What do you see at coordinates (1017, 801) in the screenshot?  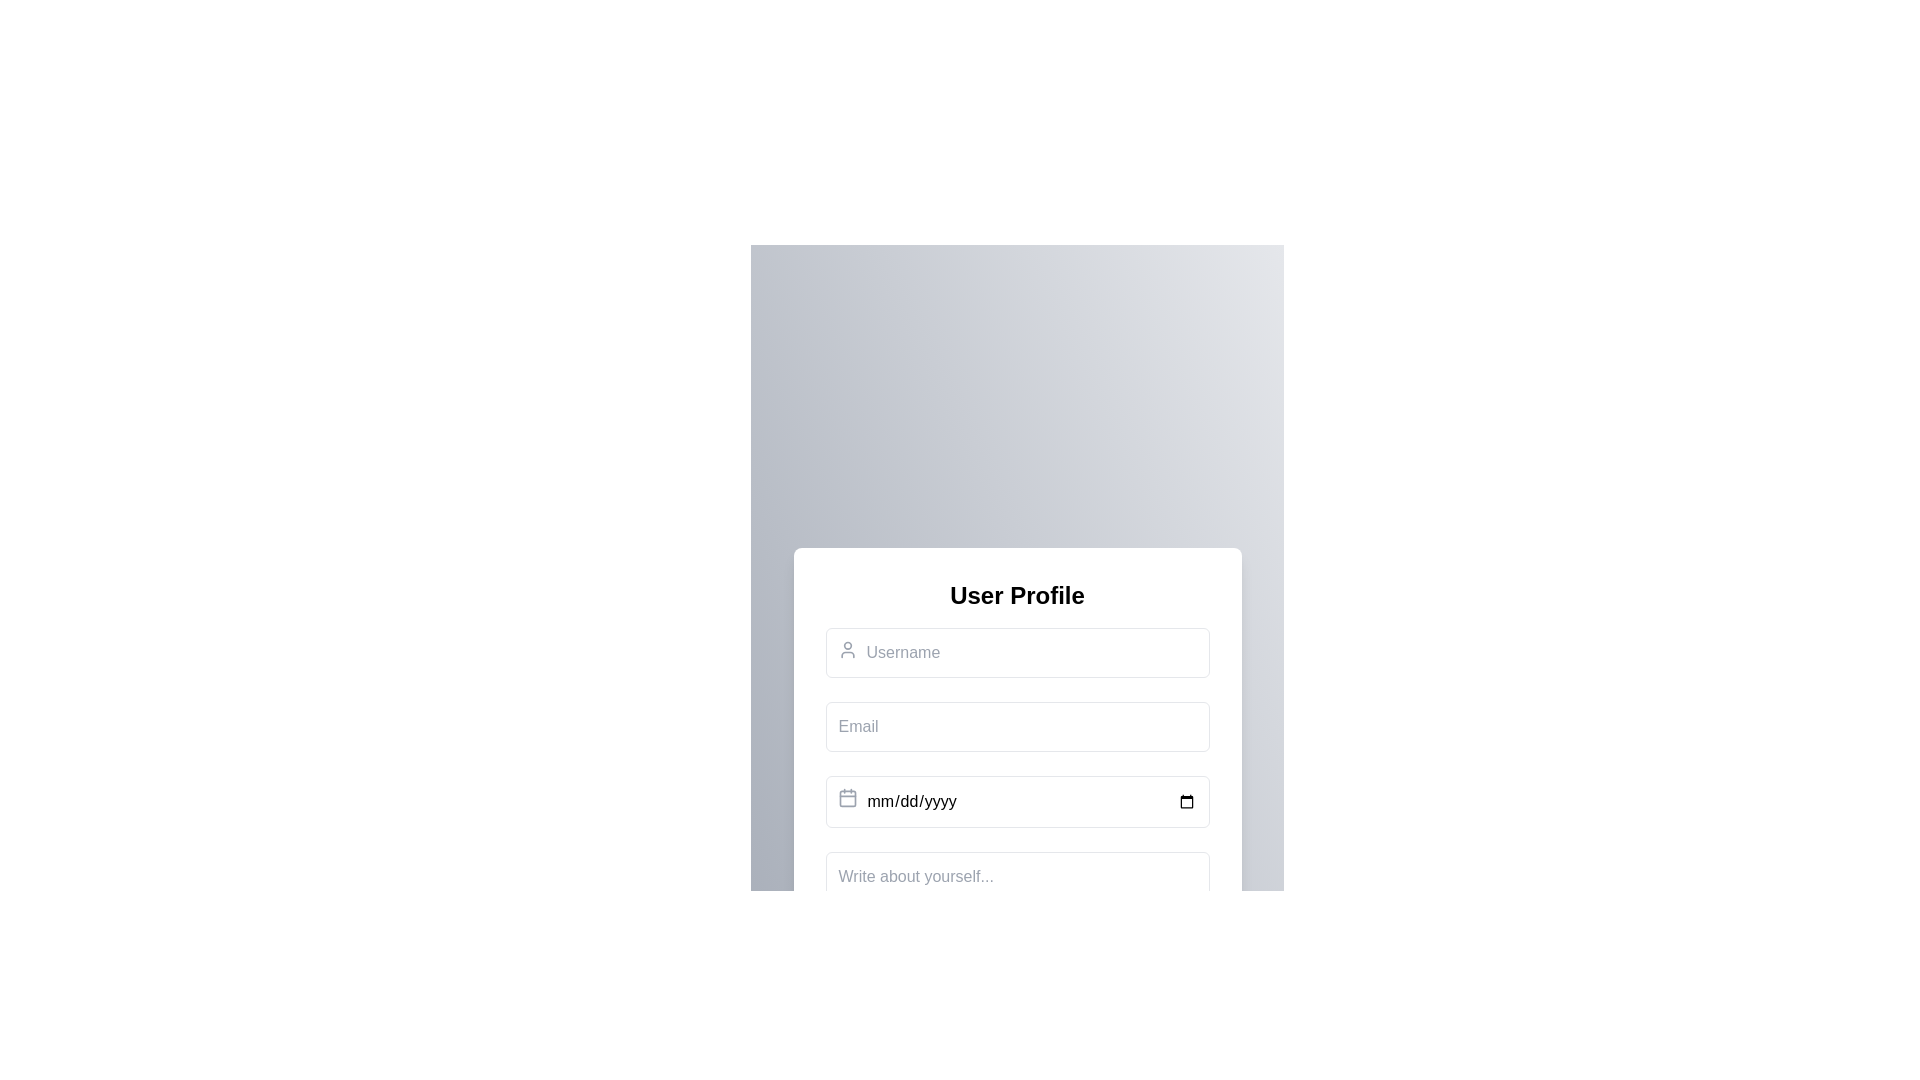 I see `a date using the calendar icon located in the date input field, which is styled as a text box with rounded corners and displays placeholder text 'mm/dd/yyyy'` at bounding box center [1017, 801].